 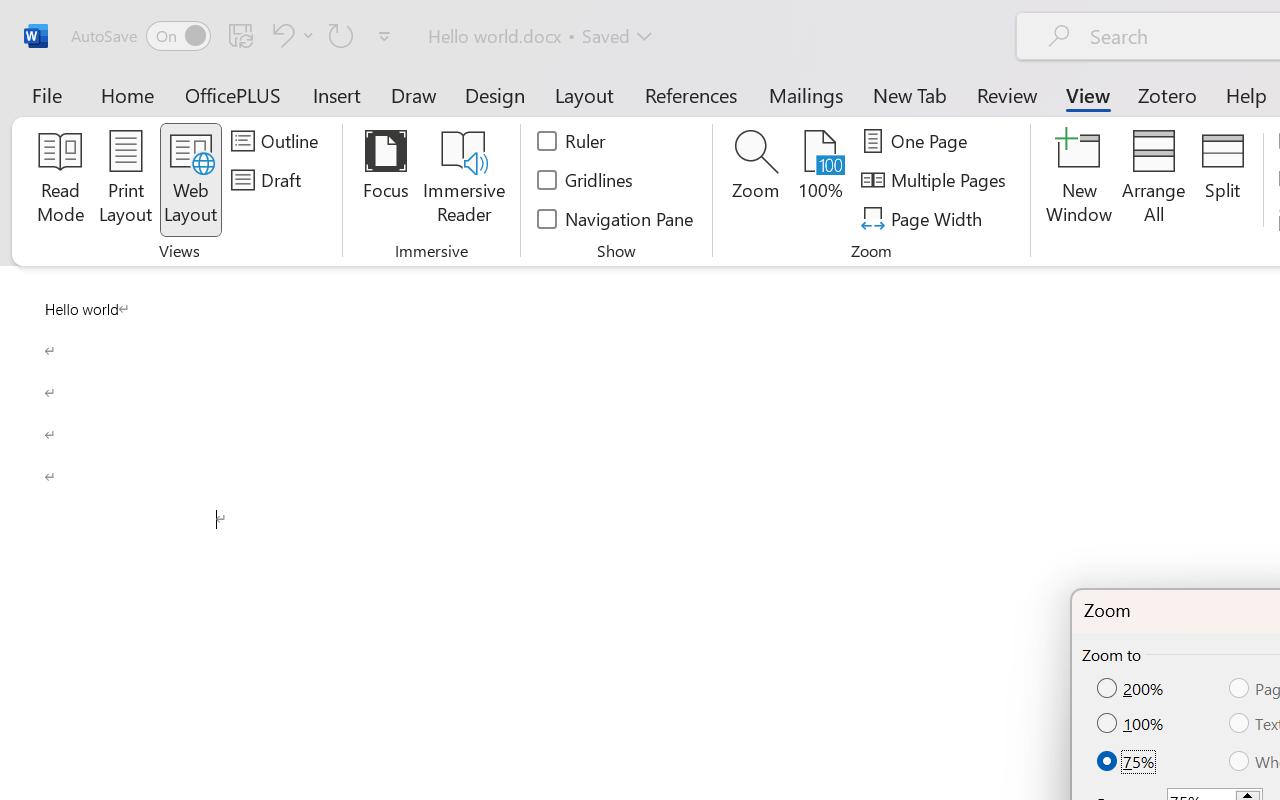 What do you see at coordinates (909, 94) in the screenshot?
I see `'New Tab'` at bounding box center [909, 94].